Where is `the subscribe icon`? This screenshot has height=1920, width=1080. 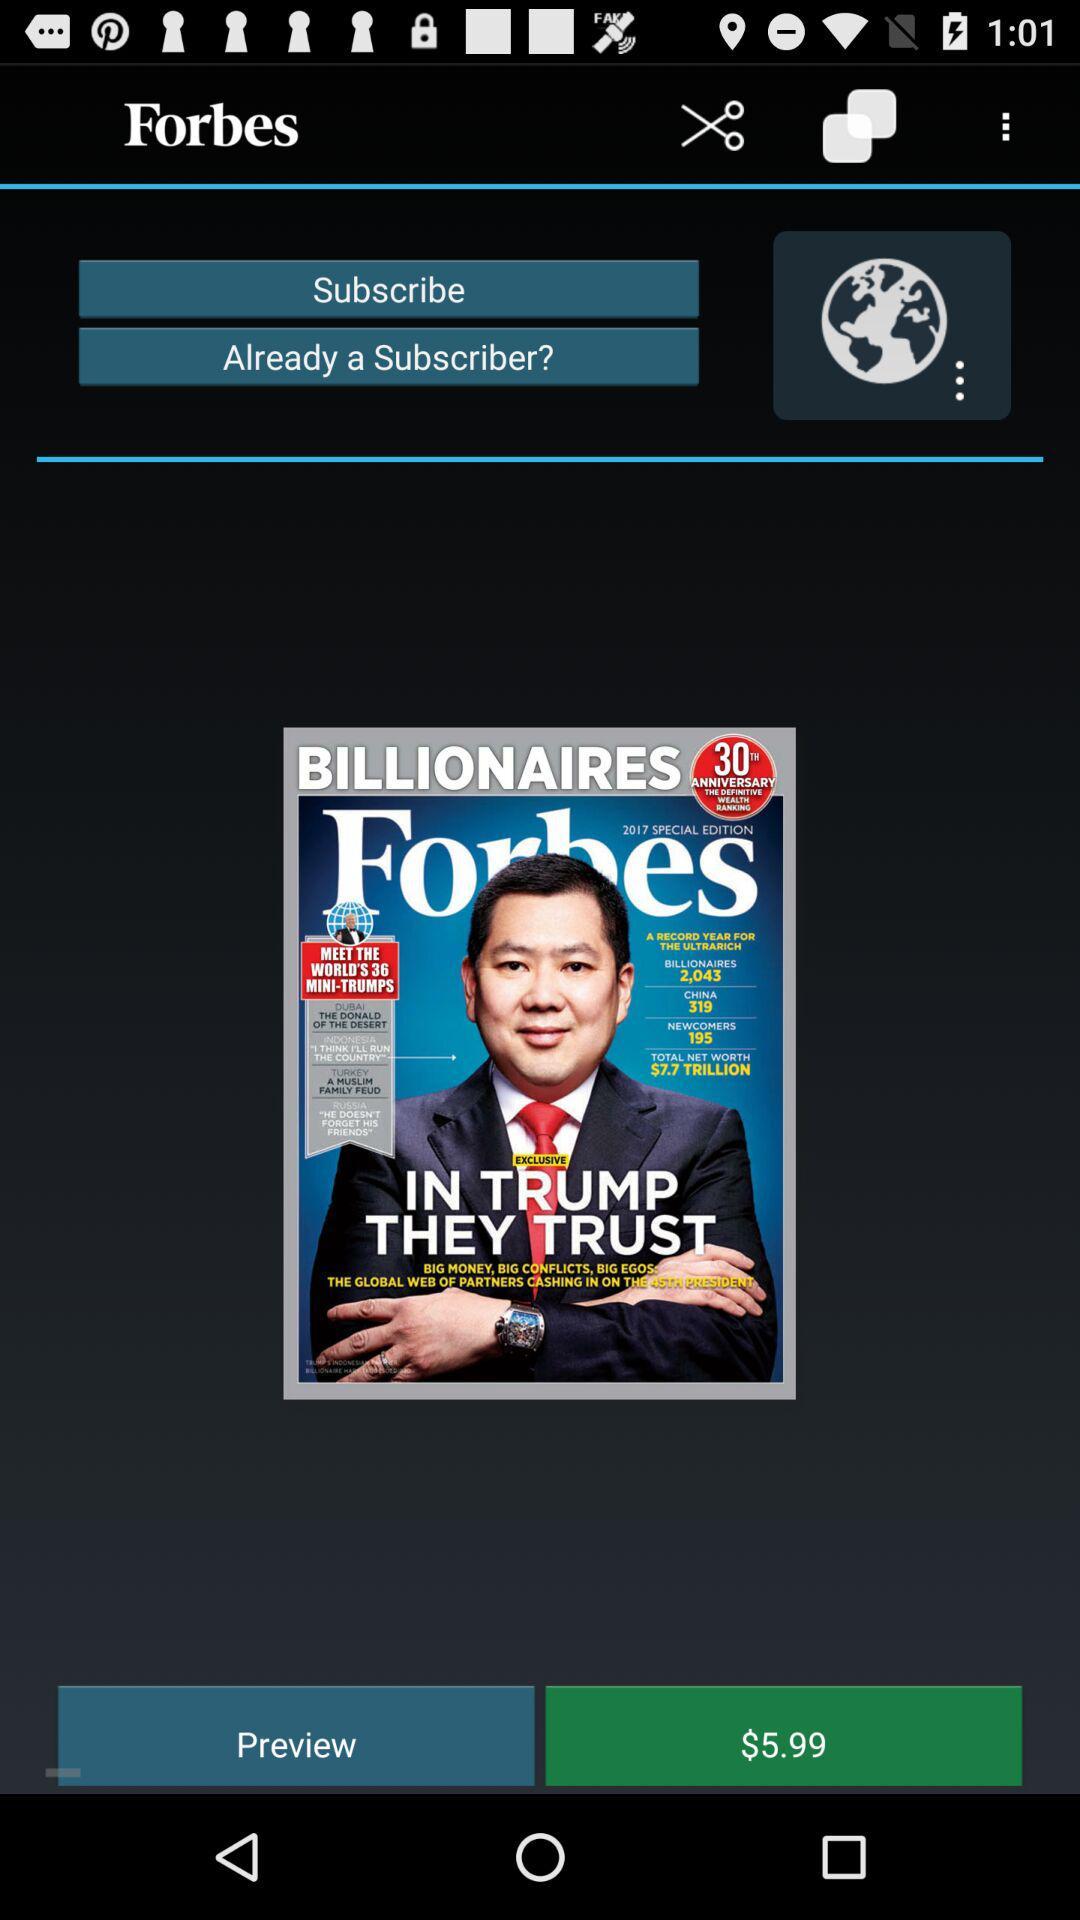
the subscribe icon is located at coordinates (388, 287).